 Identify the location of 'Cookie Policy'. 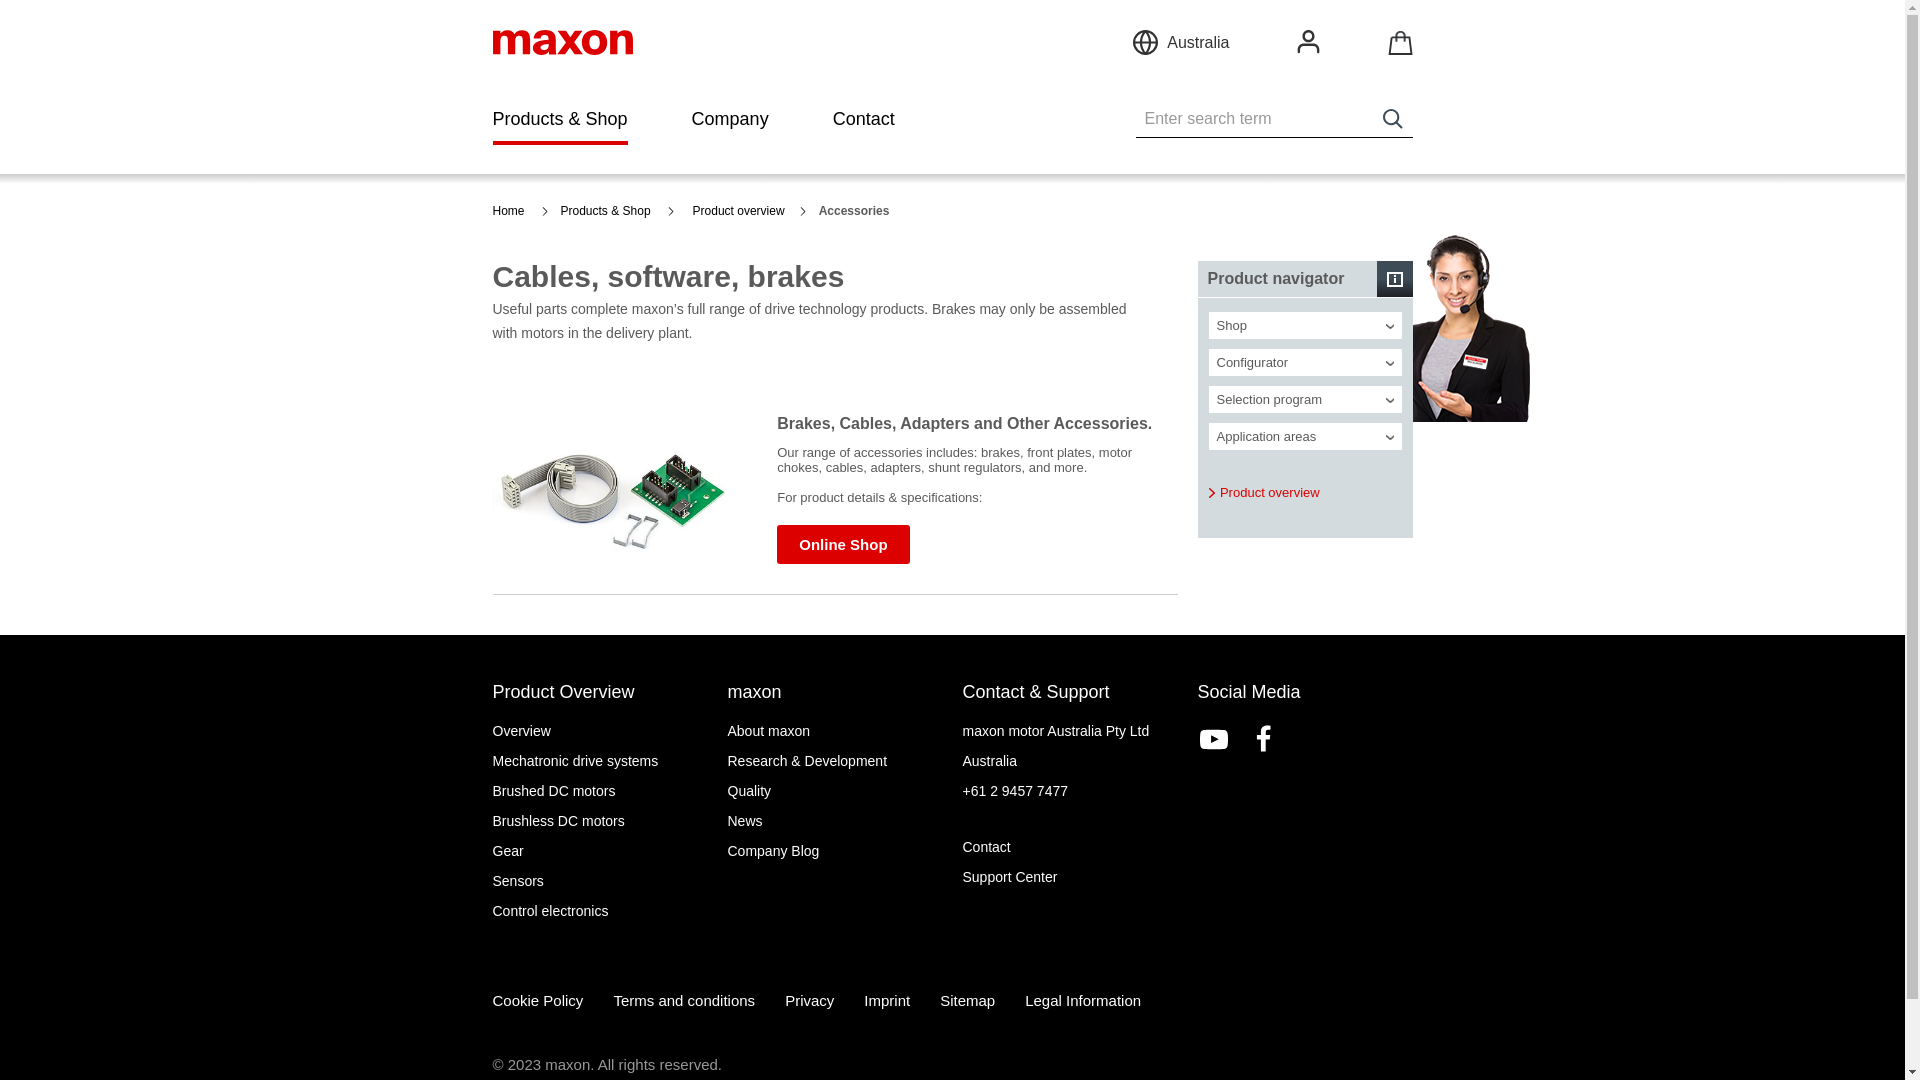
(537, 1000).